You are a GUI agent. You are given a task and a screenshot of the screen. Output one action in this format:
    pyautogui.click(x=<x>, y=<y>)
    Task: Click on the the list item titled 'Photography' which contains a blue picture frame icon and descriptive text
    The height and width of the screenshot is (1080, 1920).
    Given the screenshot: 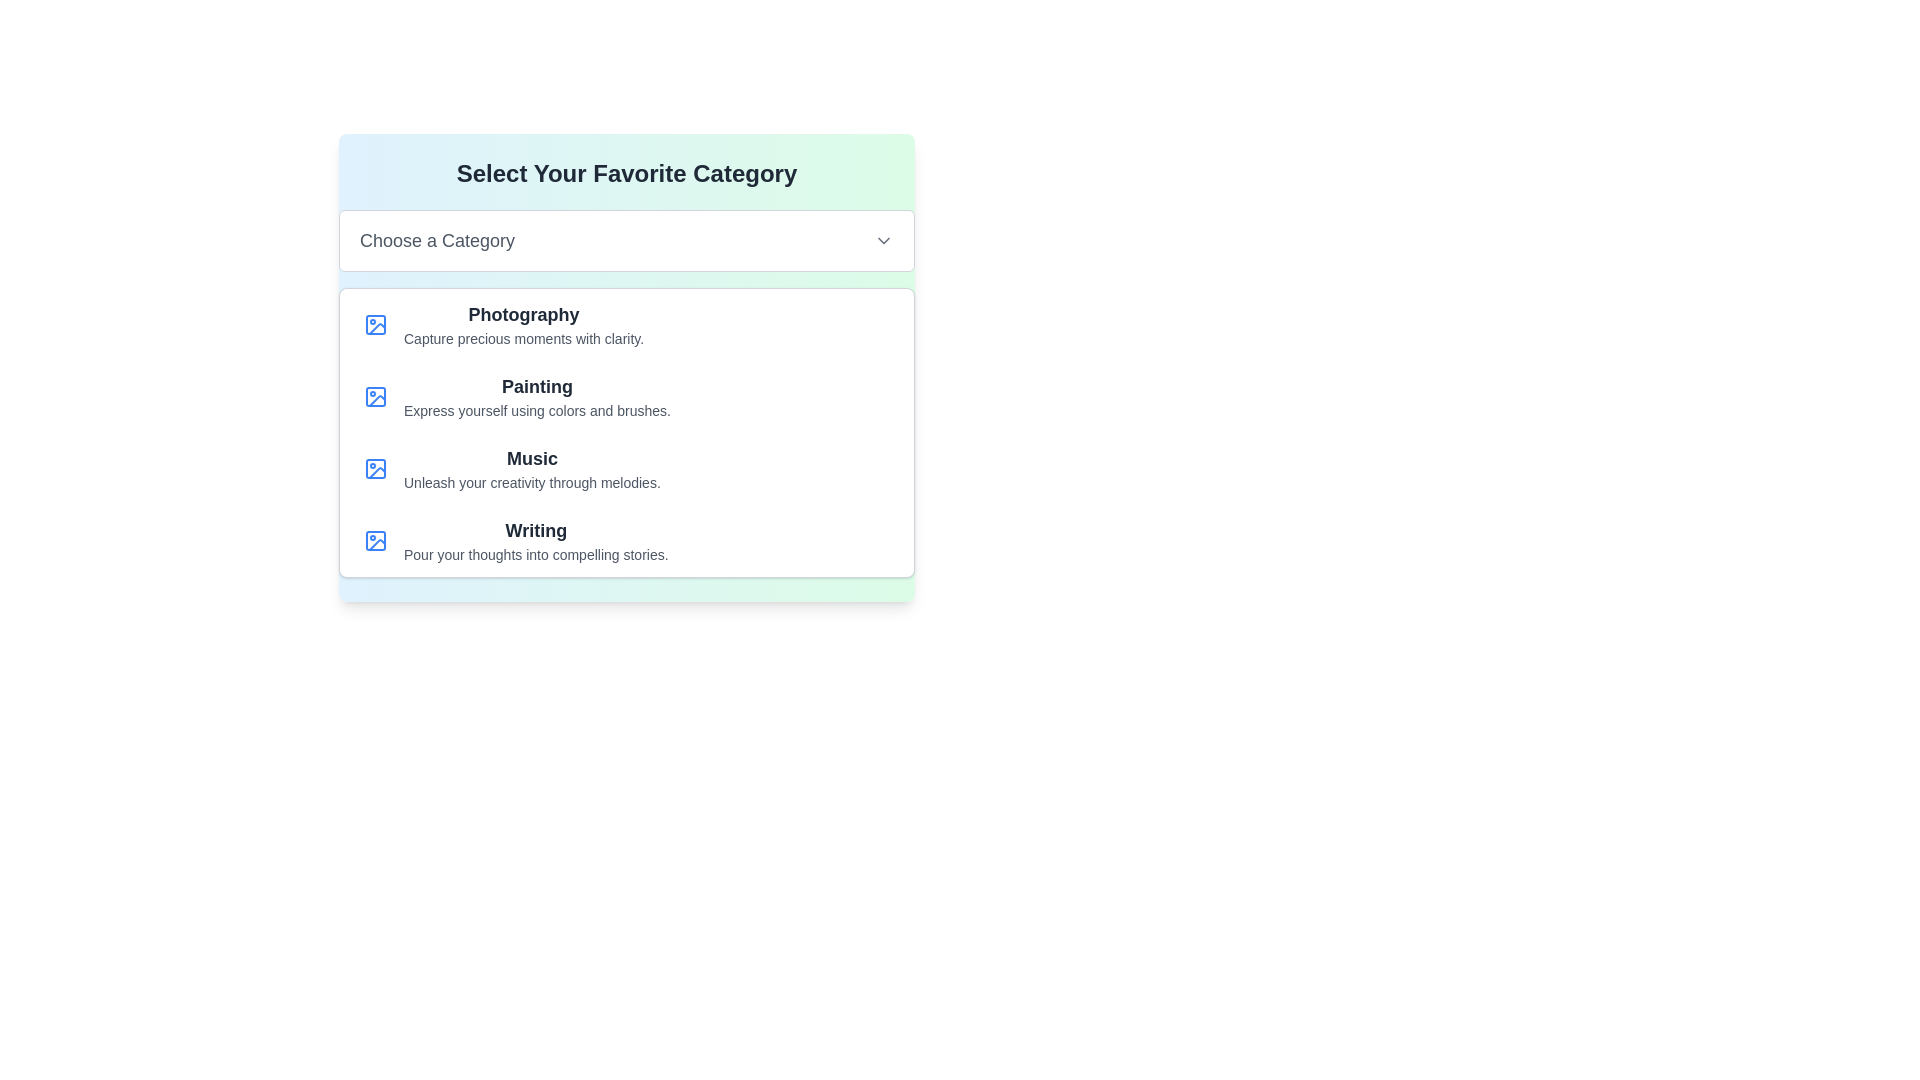 What is the action you would take?
    pyautogui.click(x=626, y=323)
    